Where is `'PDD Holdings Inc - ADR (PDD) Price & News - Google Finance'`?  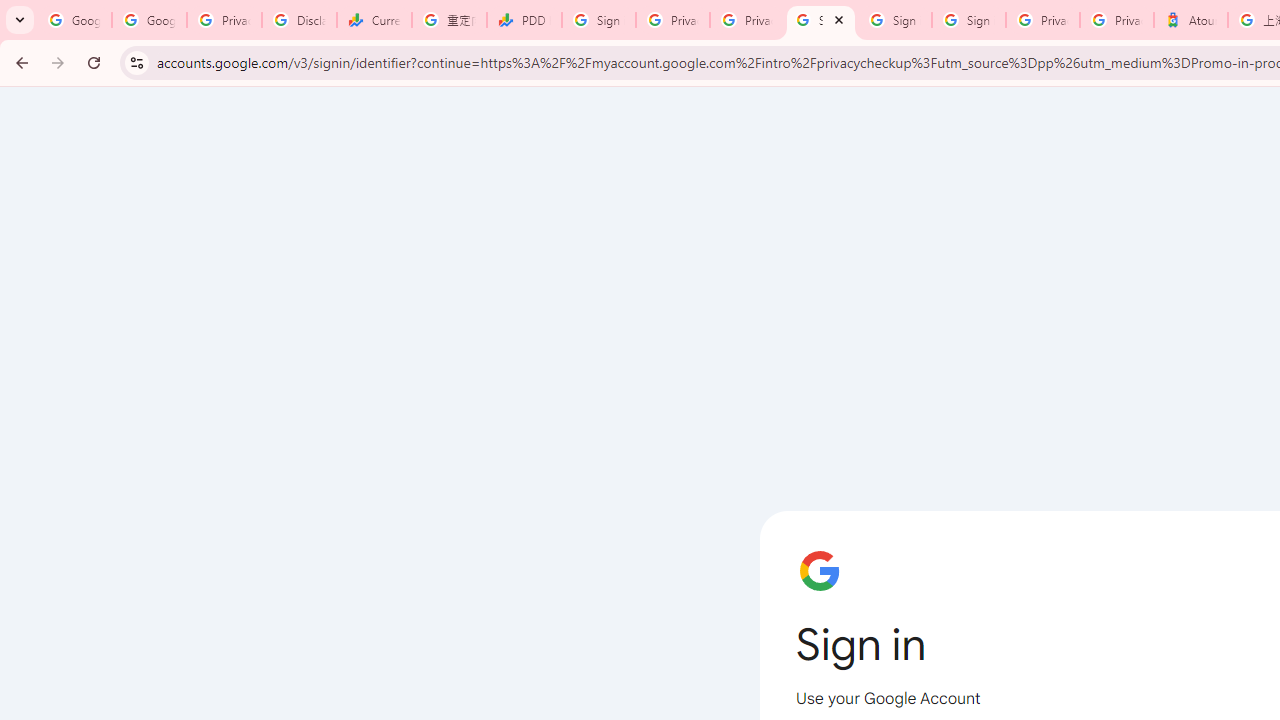 'PDD Holdings Inc - ADR (PDD) Price & News - Google Finance' is located at coordinates (524, 20).